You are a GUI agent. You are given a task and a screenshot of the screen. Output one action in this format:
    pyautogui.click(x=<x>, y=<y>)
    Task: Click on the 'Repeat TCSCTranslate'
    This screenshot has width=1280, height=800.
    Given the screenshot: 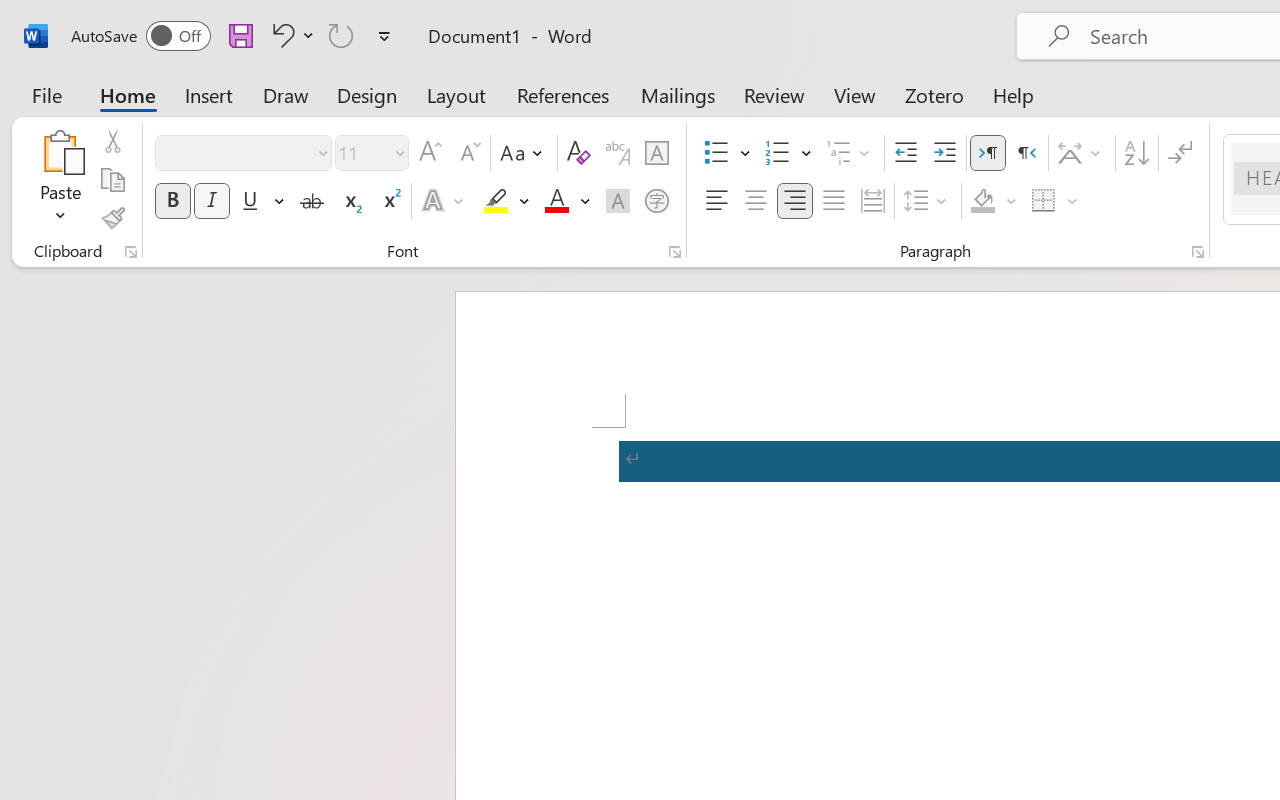 What is the action you would take?
    pyautogui.click(x=341, y=34)
    